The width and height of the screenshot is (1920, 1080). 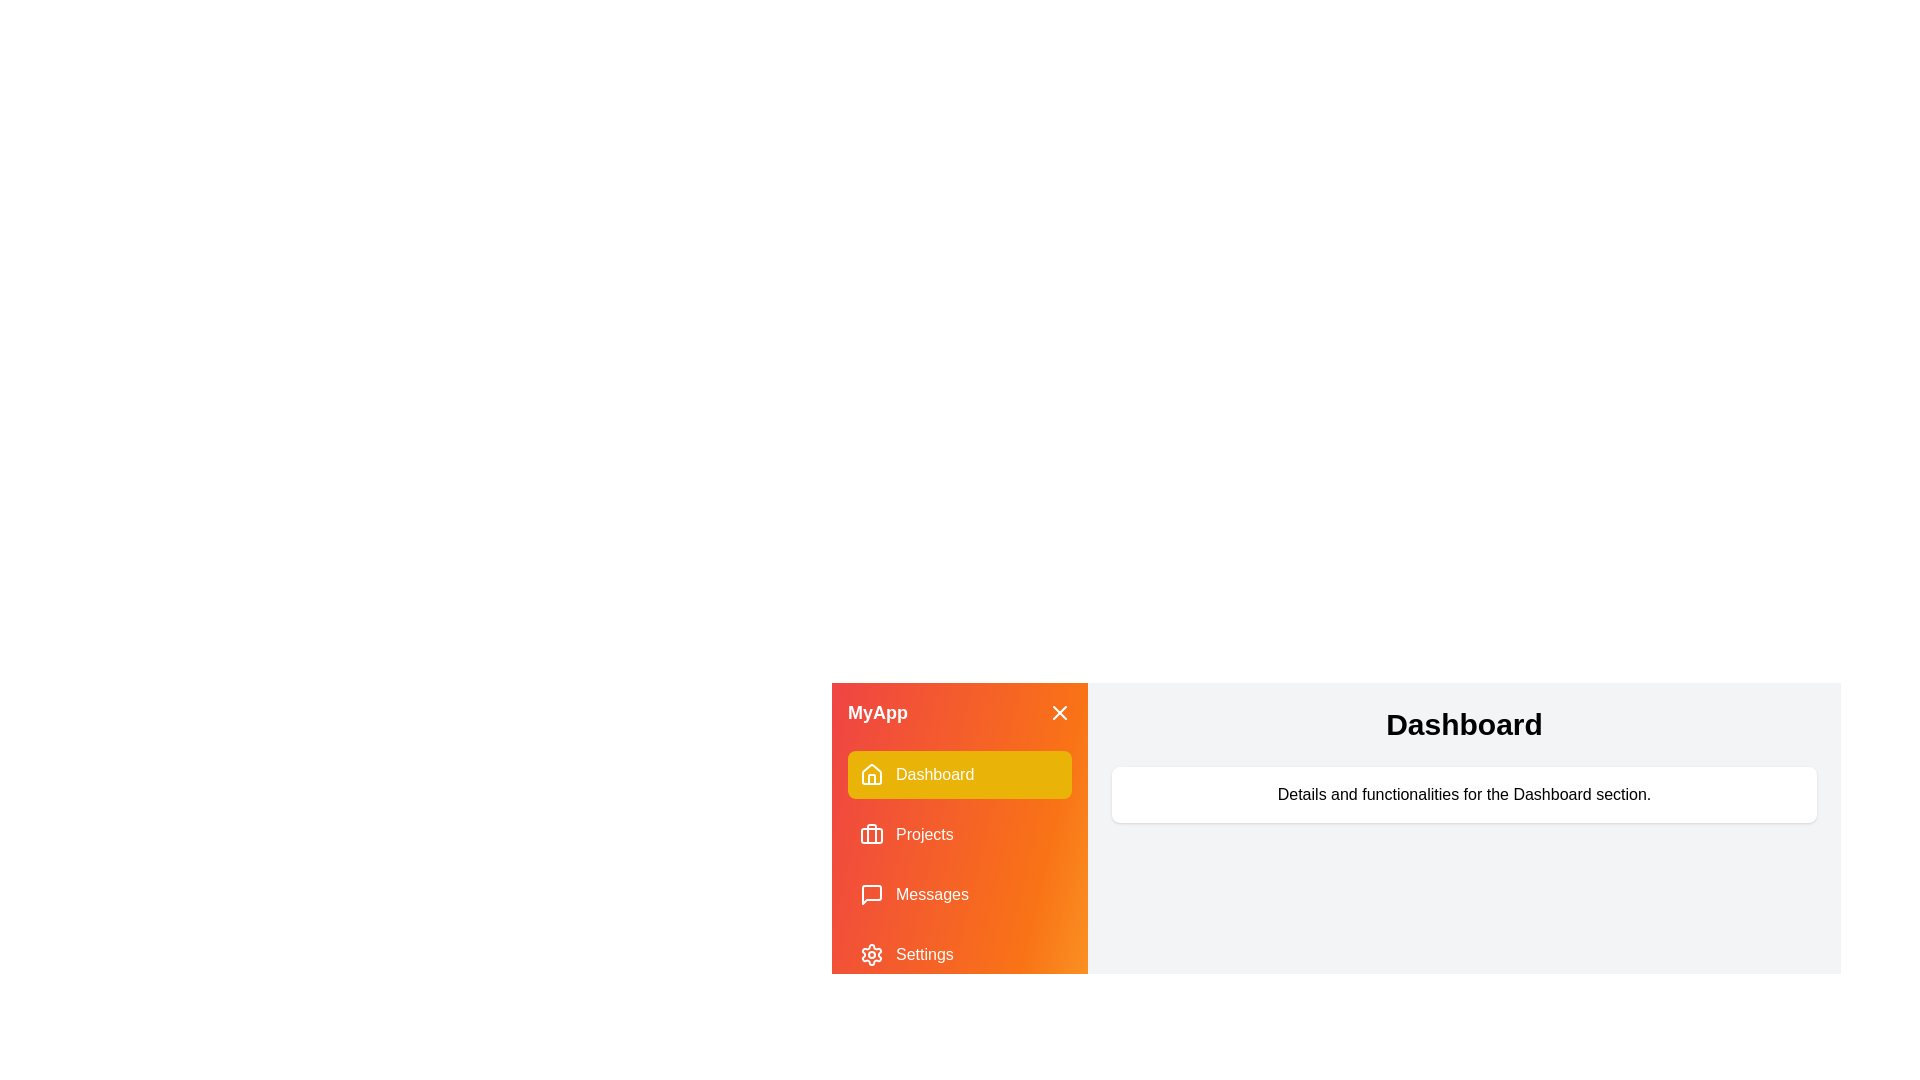 I want to click on the menu item labeled Messages to display its content, so click(x=960, y=893).